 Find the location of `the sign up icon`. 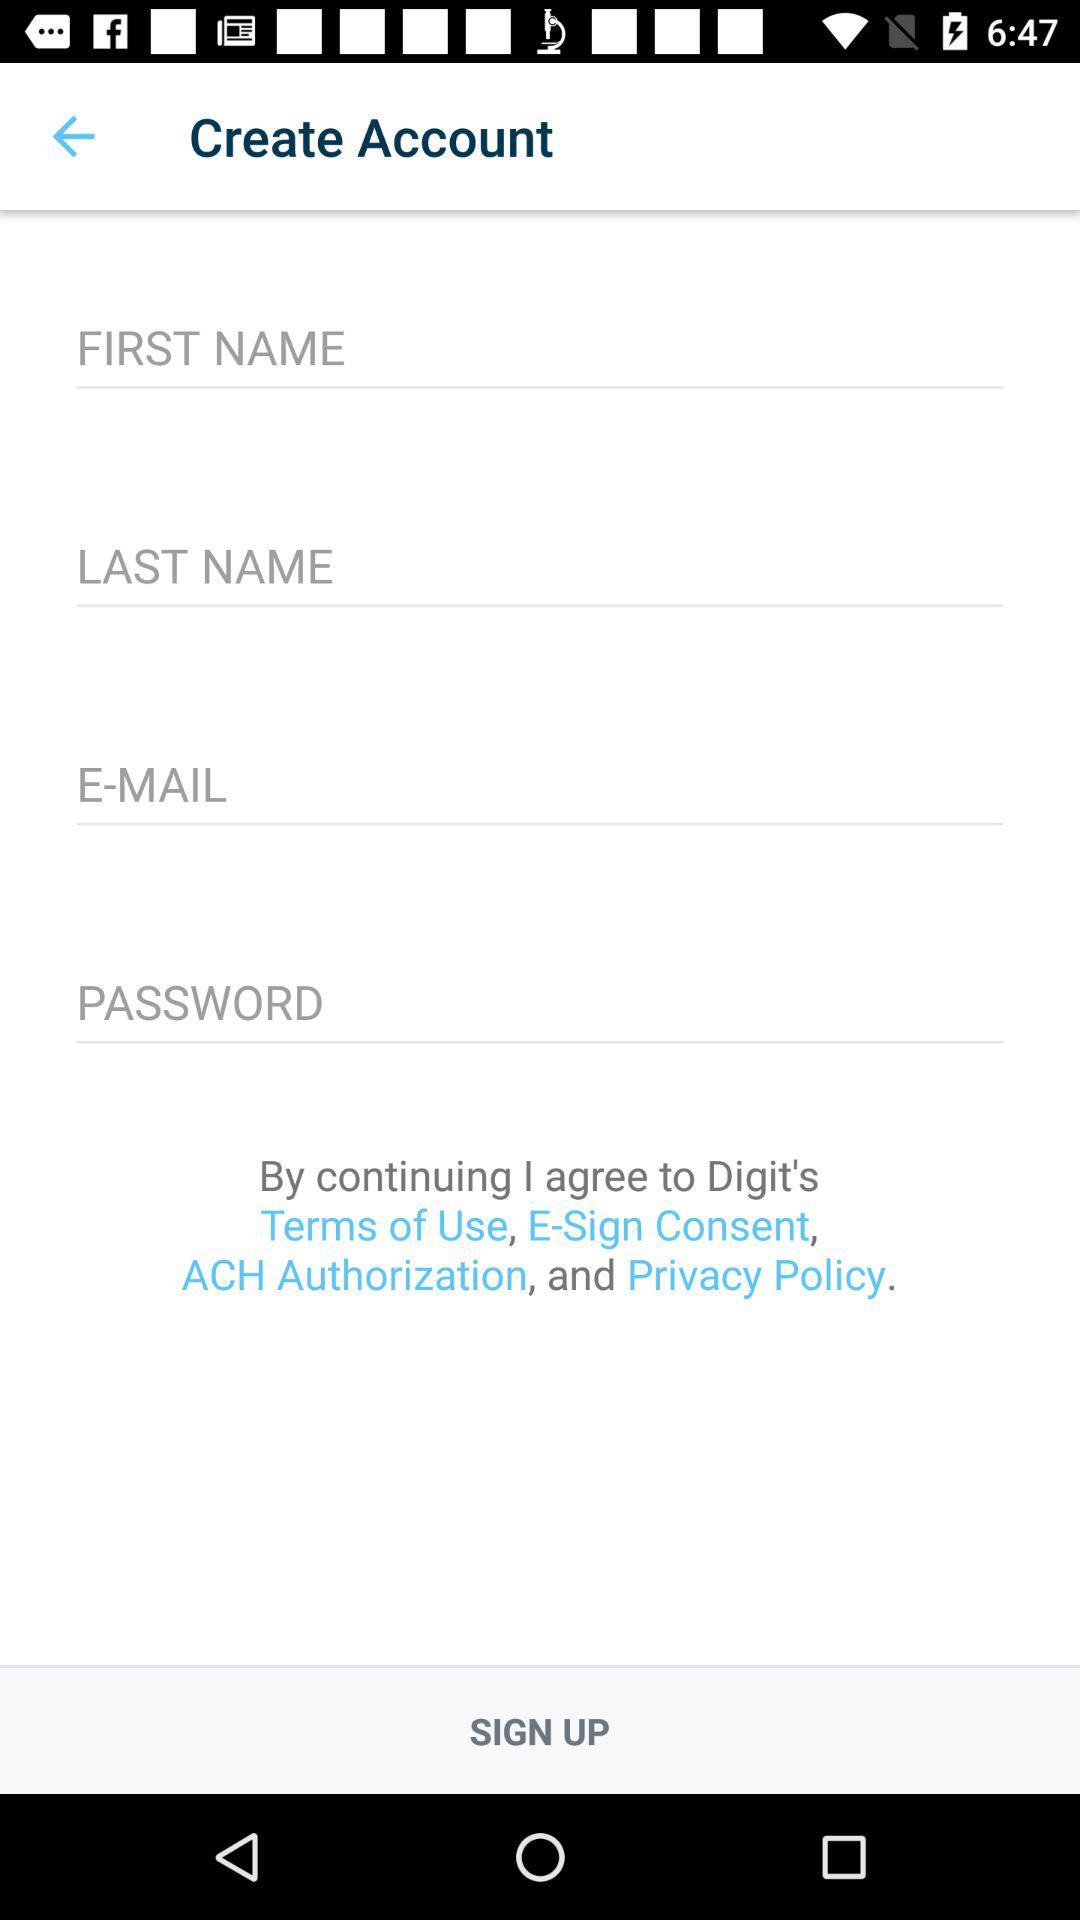

the sign up icon is located at coordinates (540, 1730).